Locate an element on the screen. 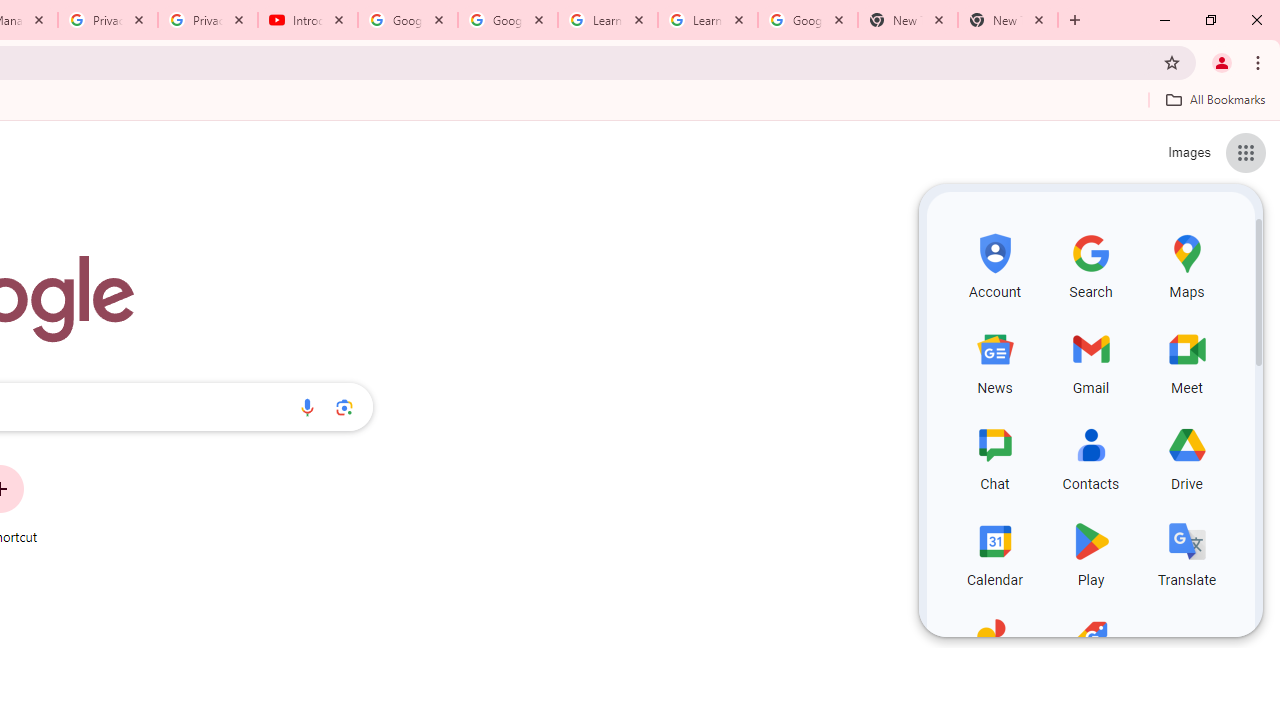 The width and height of the screenshot is (1280, 720). 'Shopping, row 5 of 5 and column 2 of 3 in the first section' is located at coordinates (1090, 648).